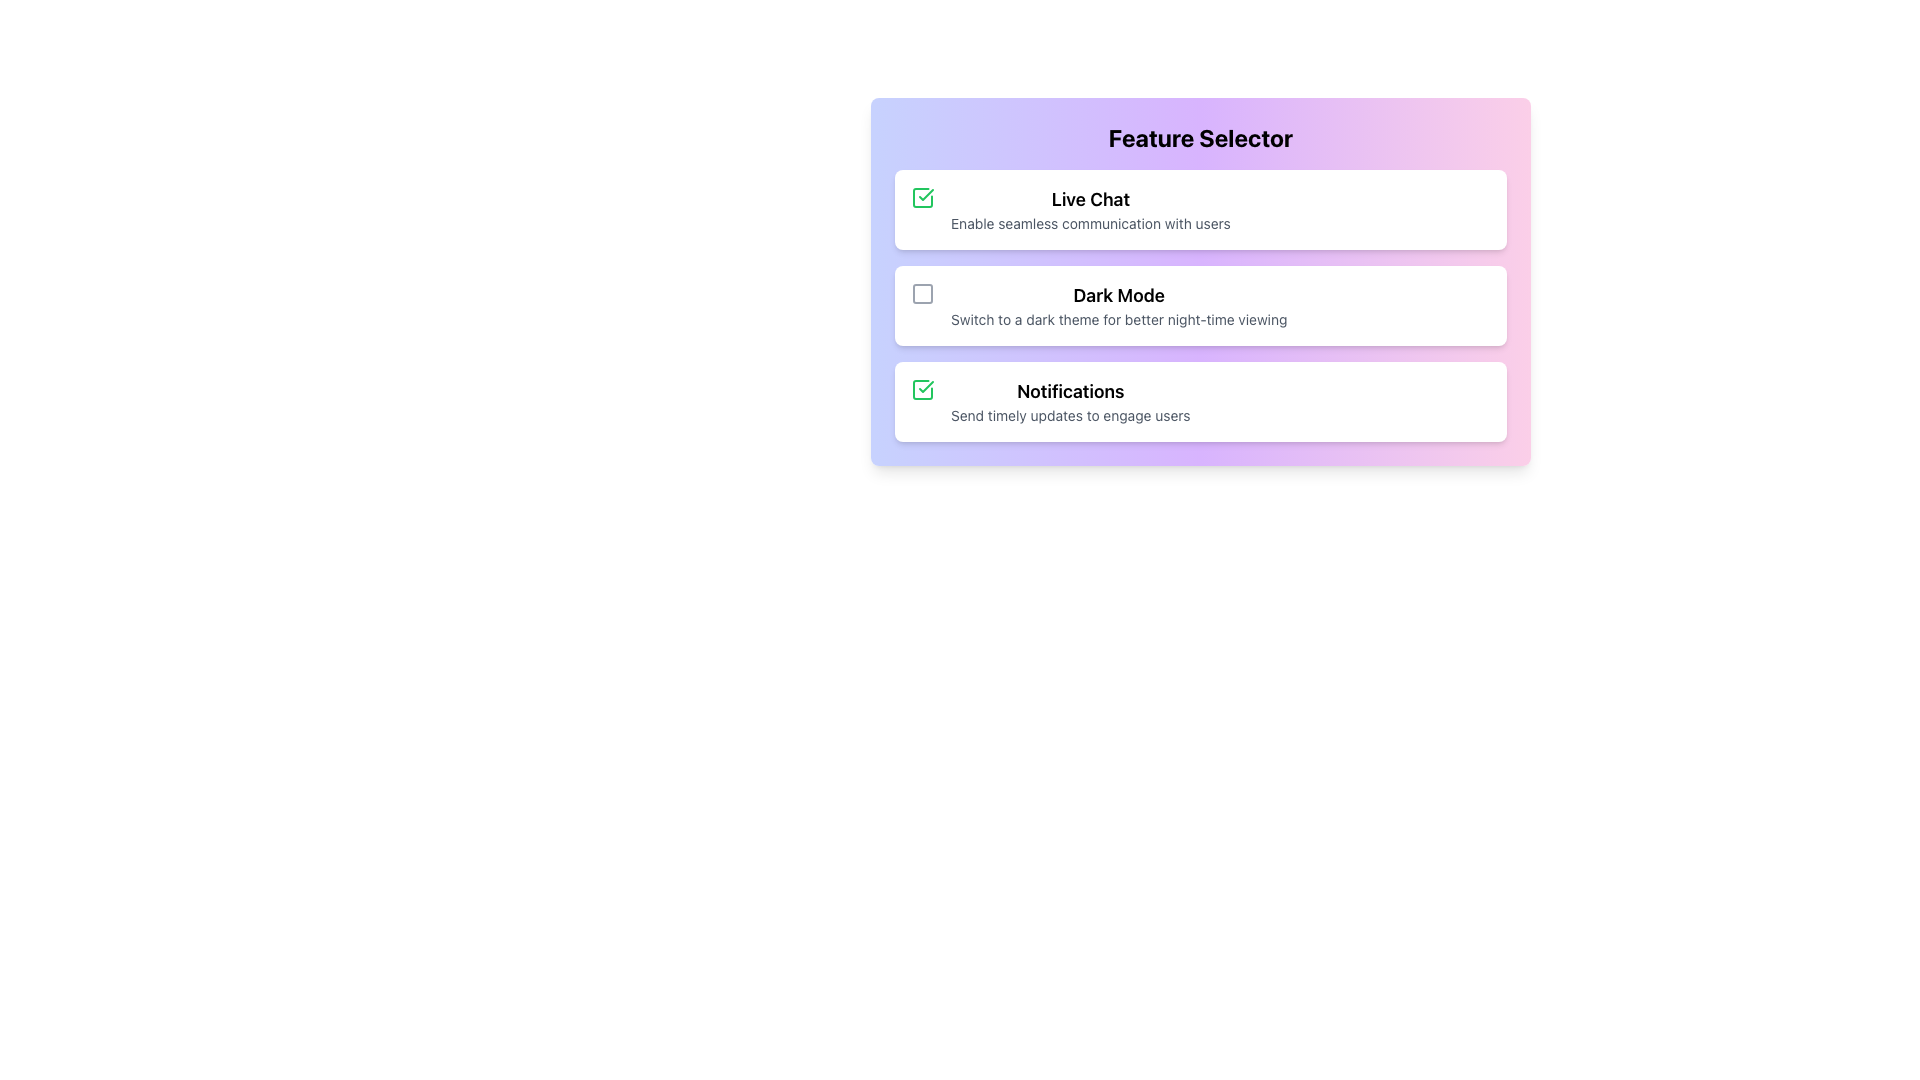 This screenshot has height=1080, width=1920. What do you see at coordinates (1069, 392) in the screenshot?
I see `the 'Notifications' header text label, which is located above the description 'Send timely updates to engage users' and is the bottom element in the feature selector list` at bounding box center [1069, 392].